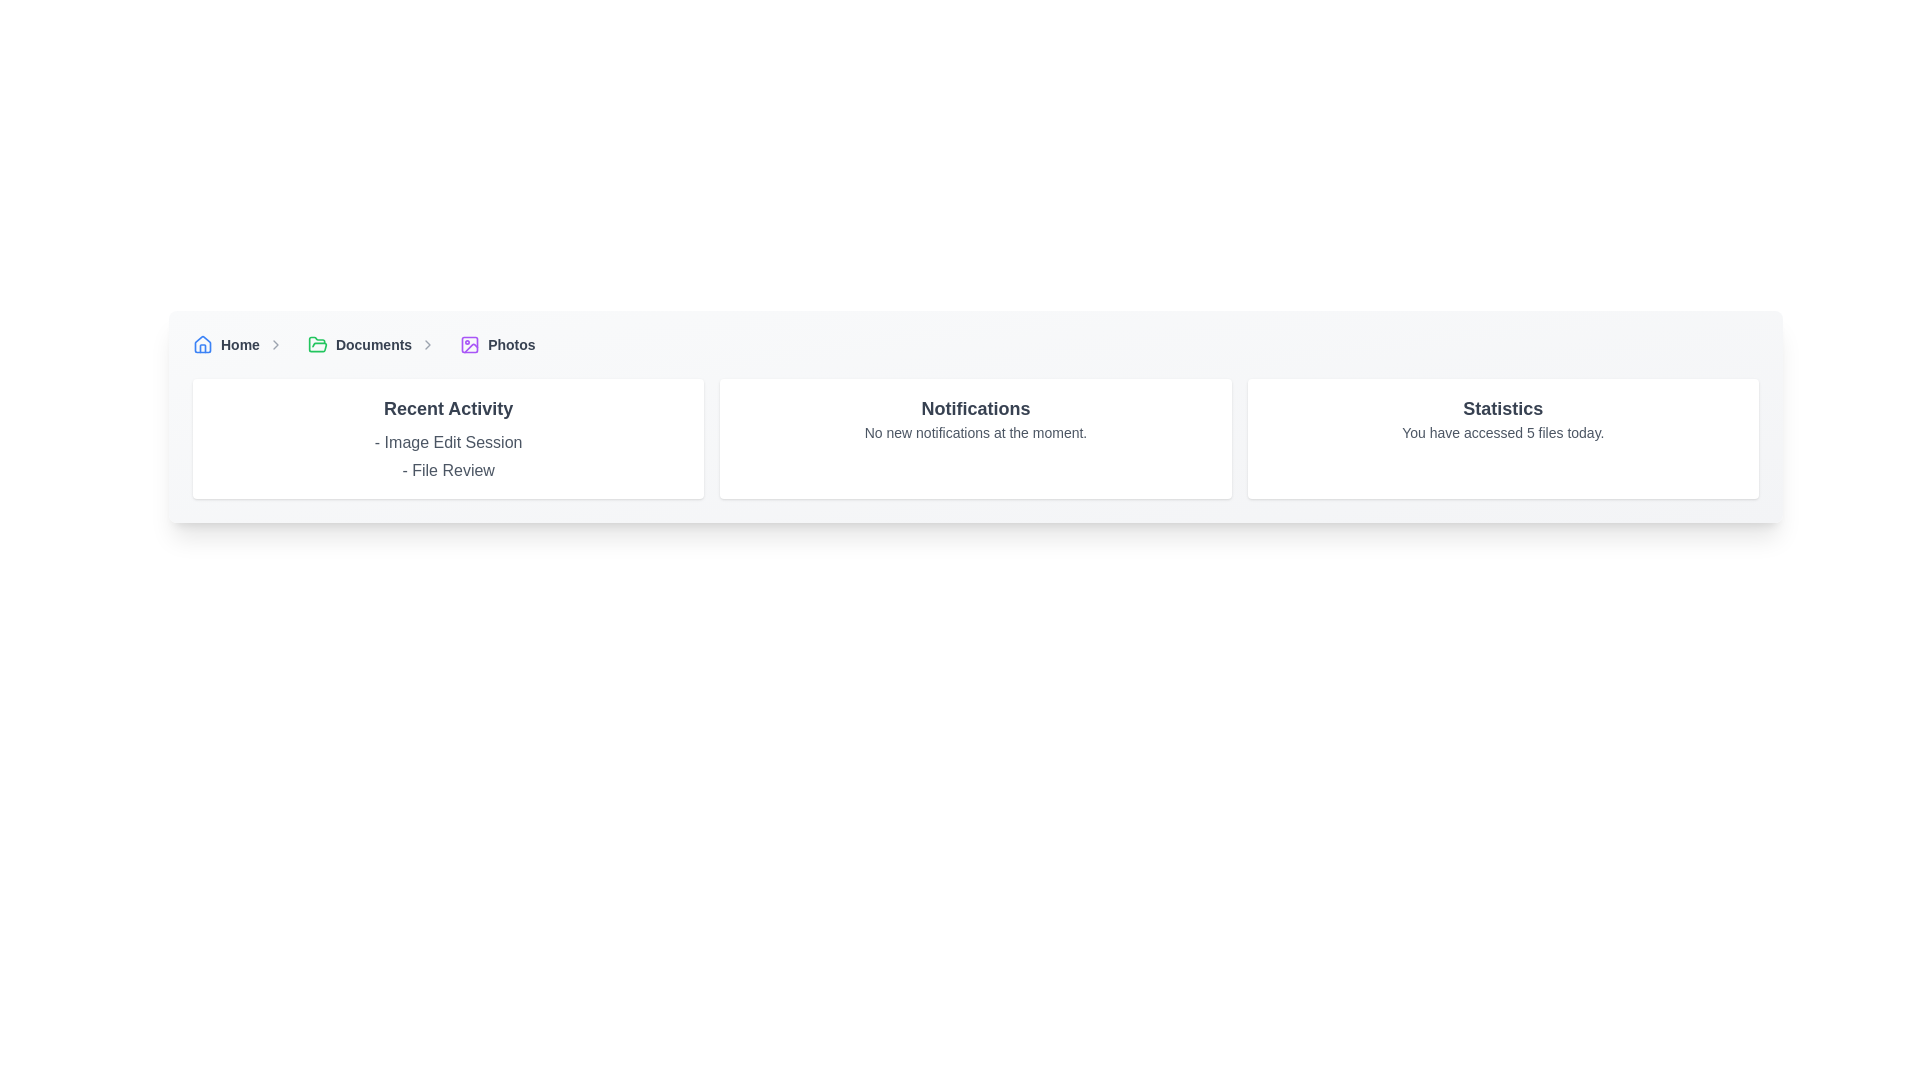 Image resolution: width=1920 pixels, height=1080 pixels. I want to click on the Breadcrumb link at the beginning of the navigation bar, so click(226, 343).